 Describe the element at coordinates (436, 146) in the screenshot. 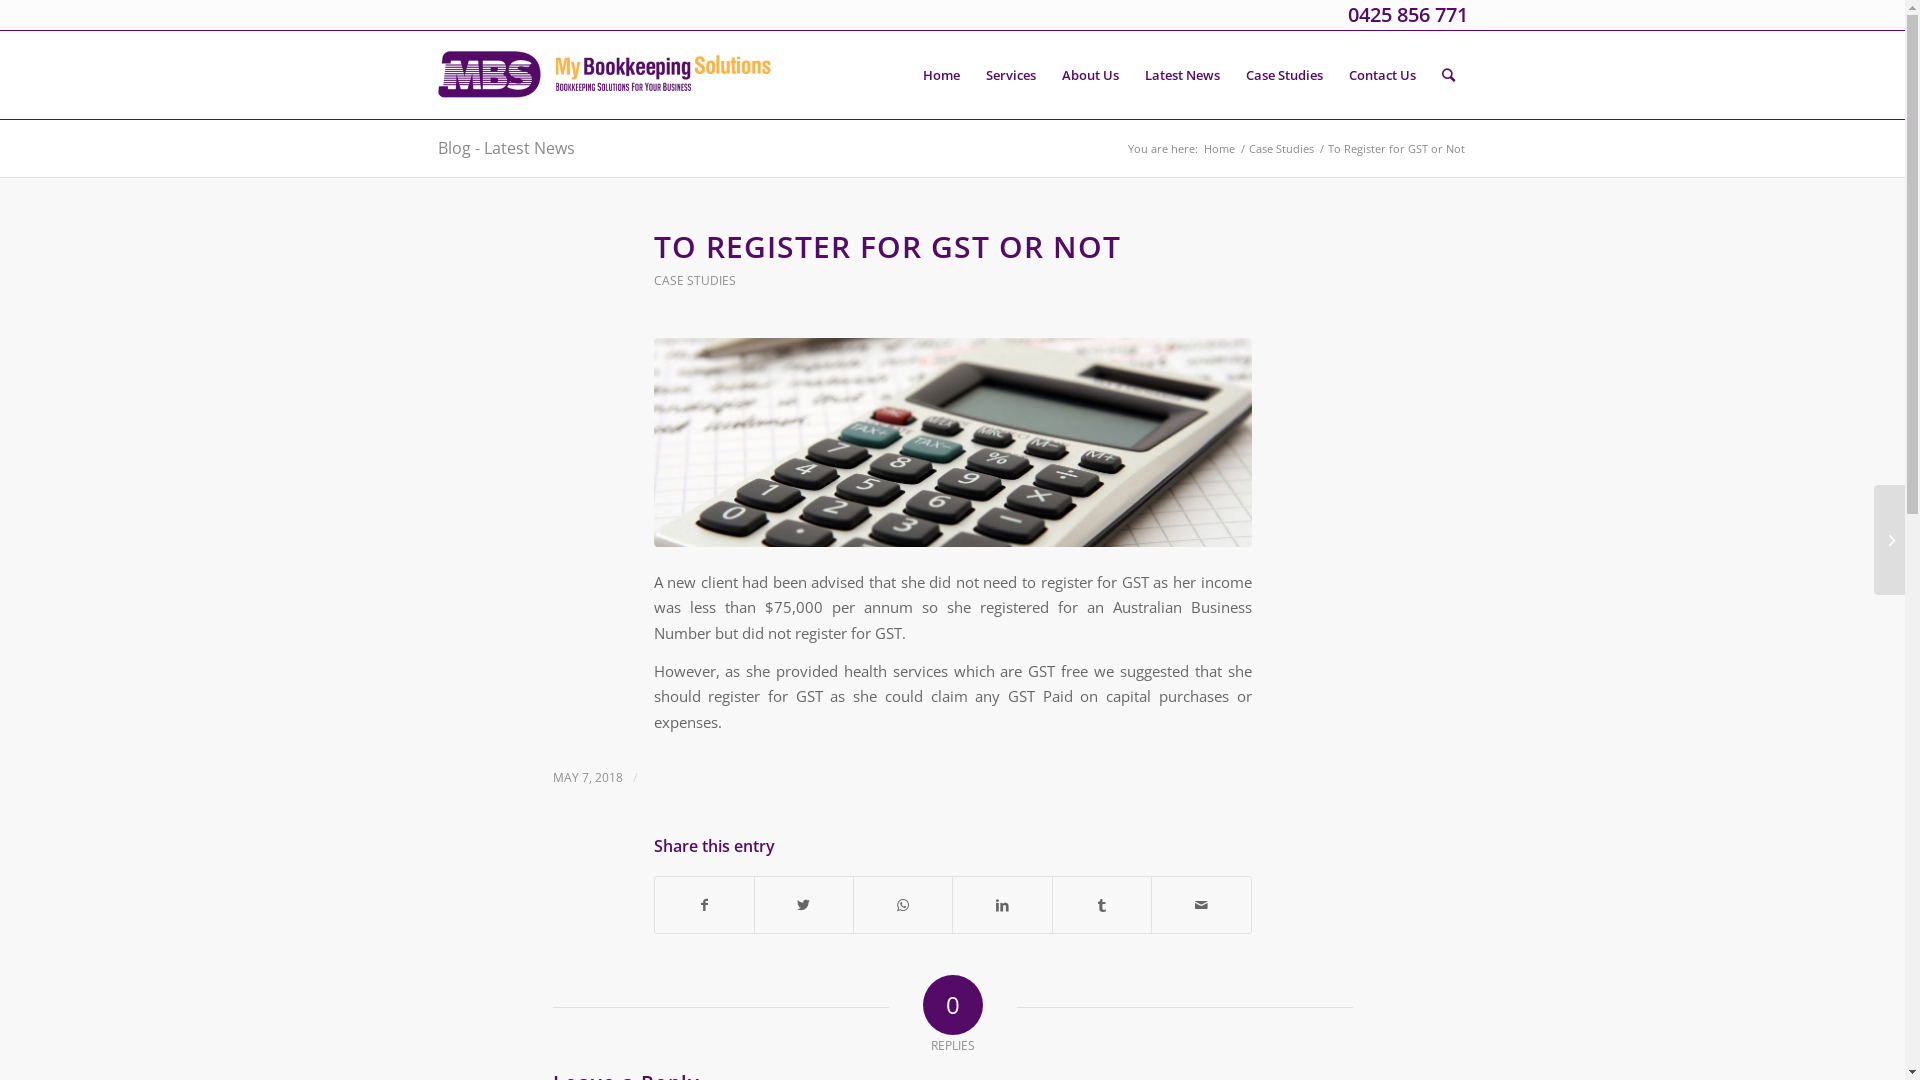

I see `'Blog - Latest News'` at that location.